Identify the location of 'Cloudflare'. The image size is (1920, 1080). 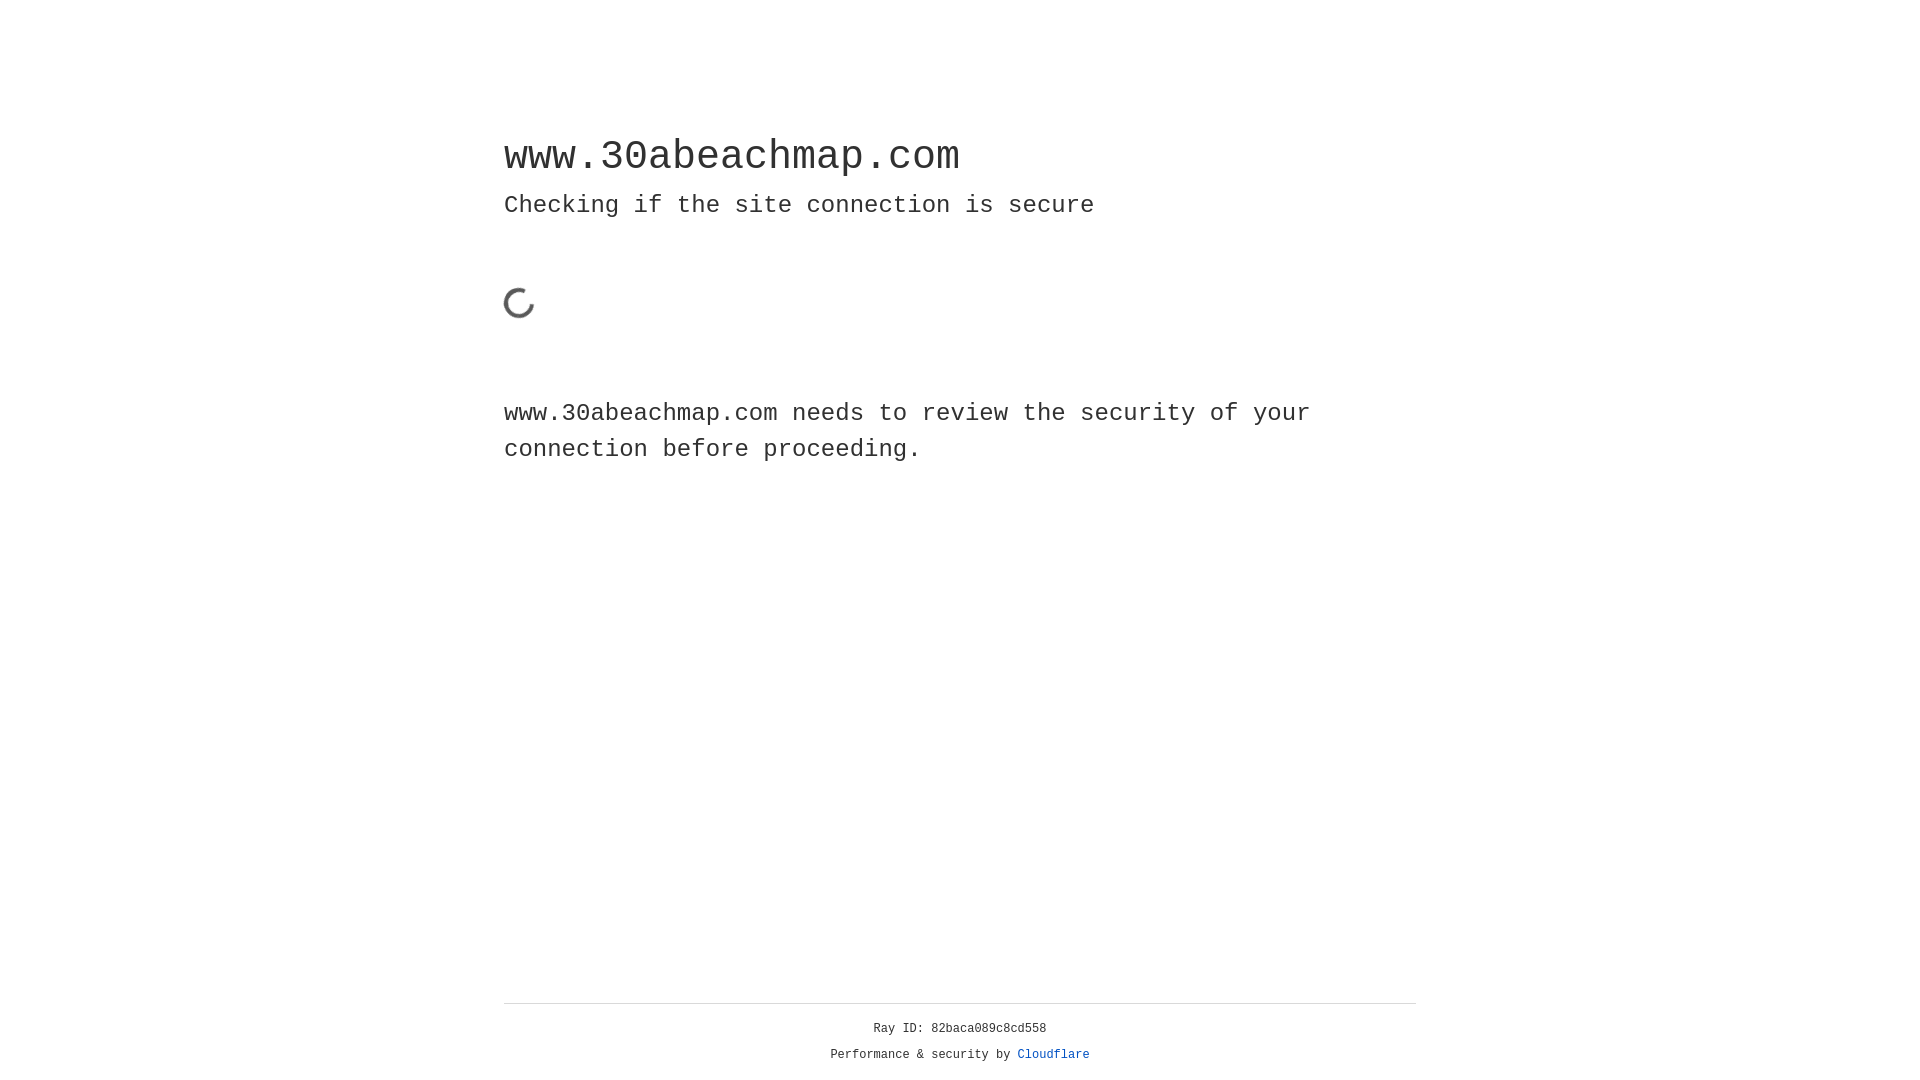
(1017, 1054).